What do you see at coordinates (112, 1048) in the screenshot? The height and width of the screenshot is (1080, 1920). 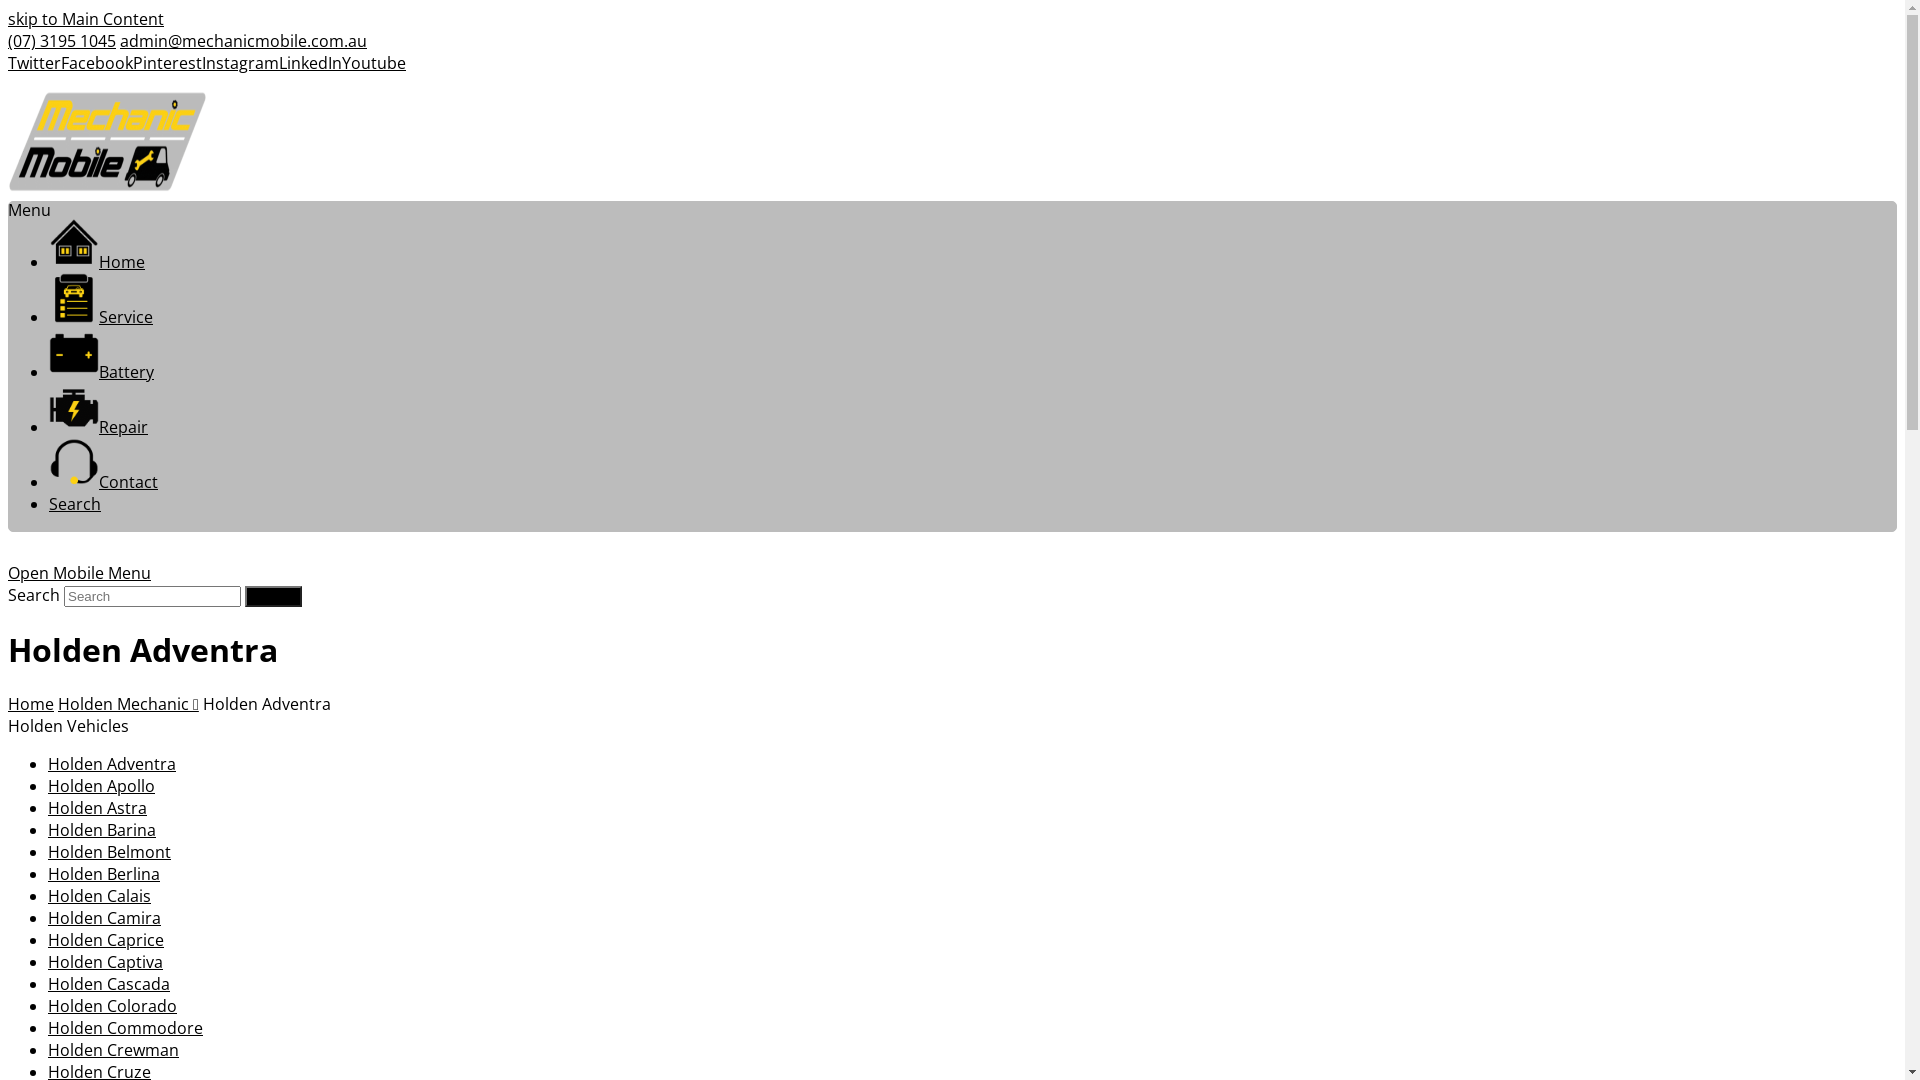 I see `'Holden Crewman'` at bounding box center [112, 1048].